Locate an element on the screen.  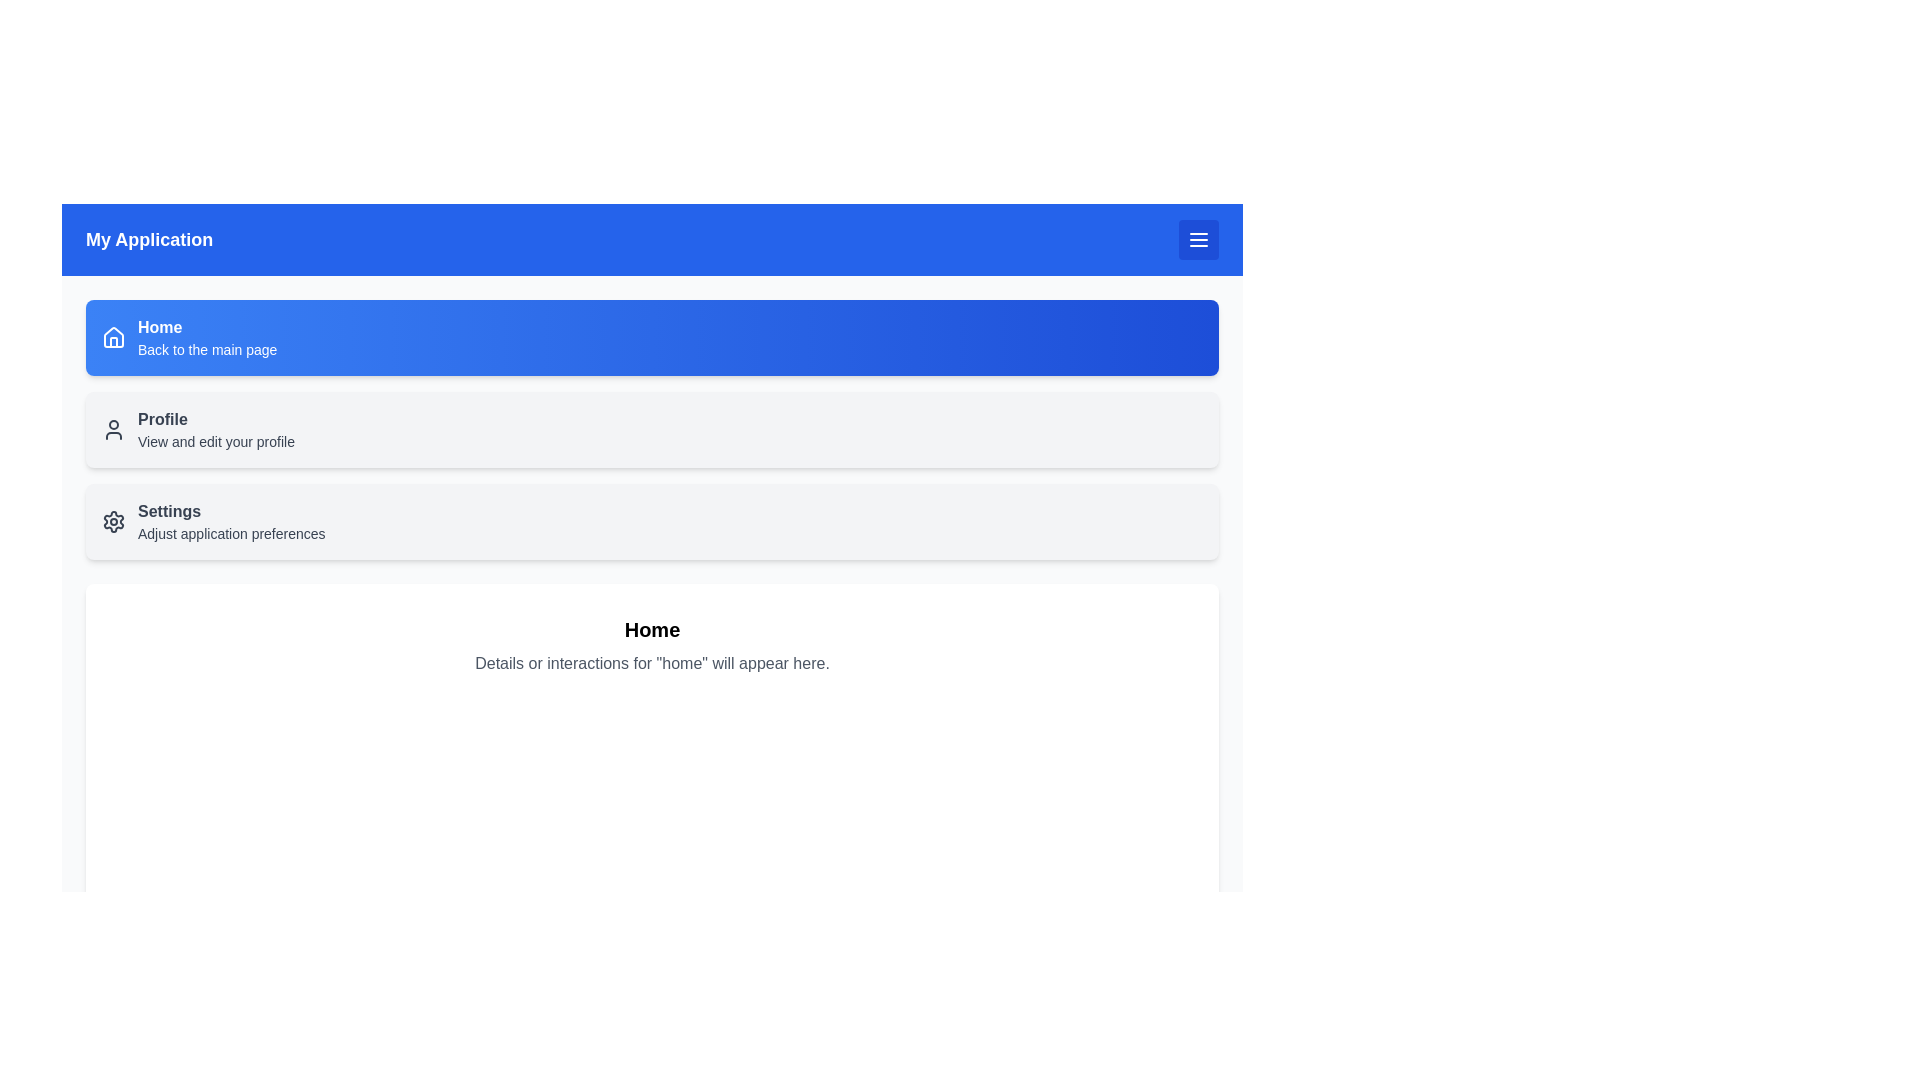
the 'Home' navigation button, which features bold text and a gradient blue background is located at coordinates (207, 337).